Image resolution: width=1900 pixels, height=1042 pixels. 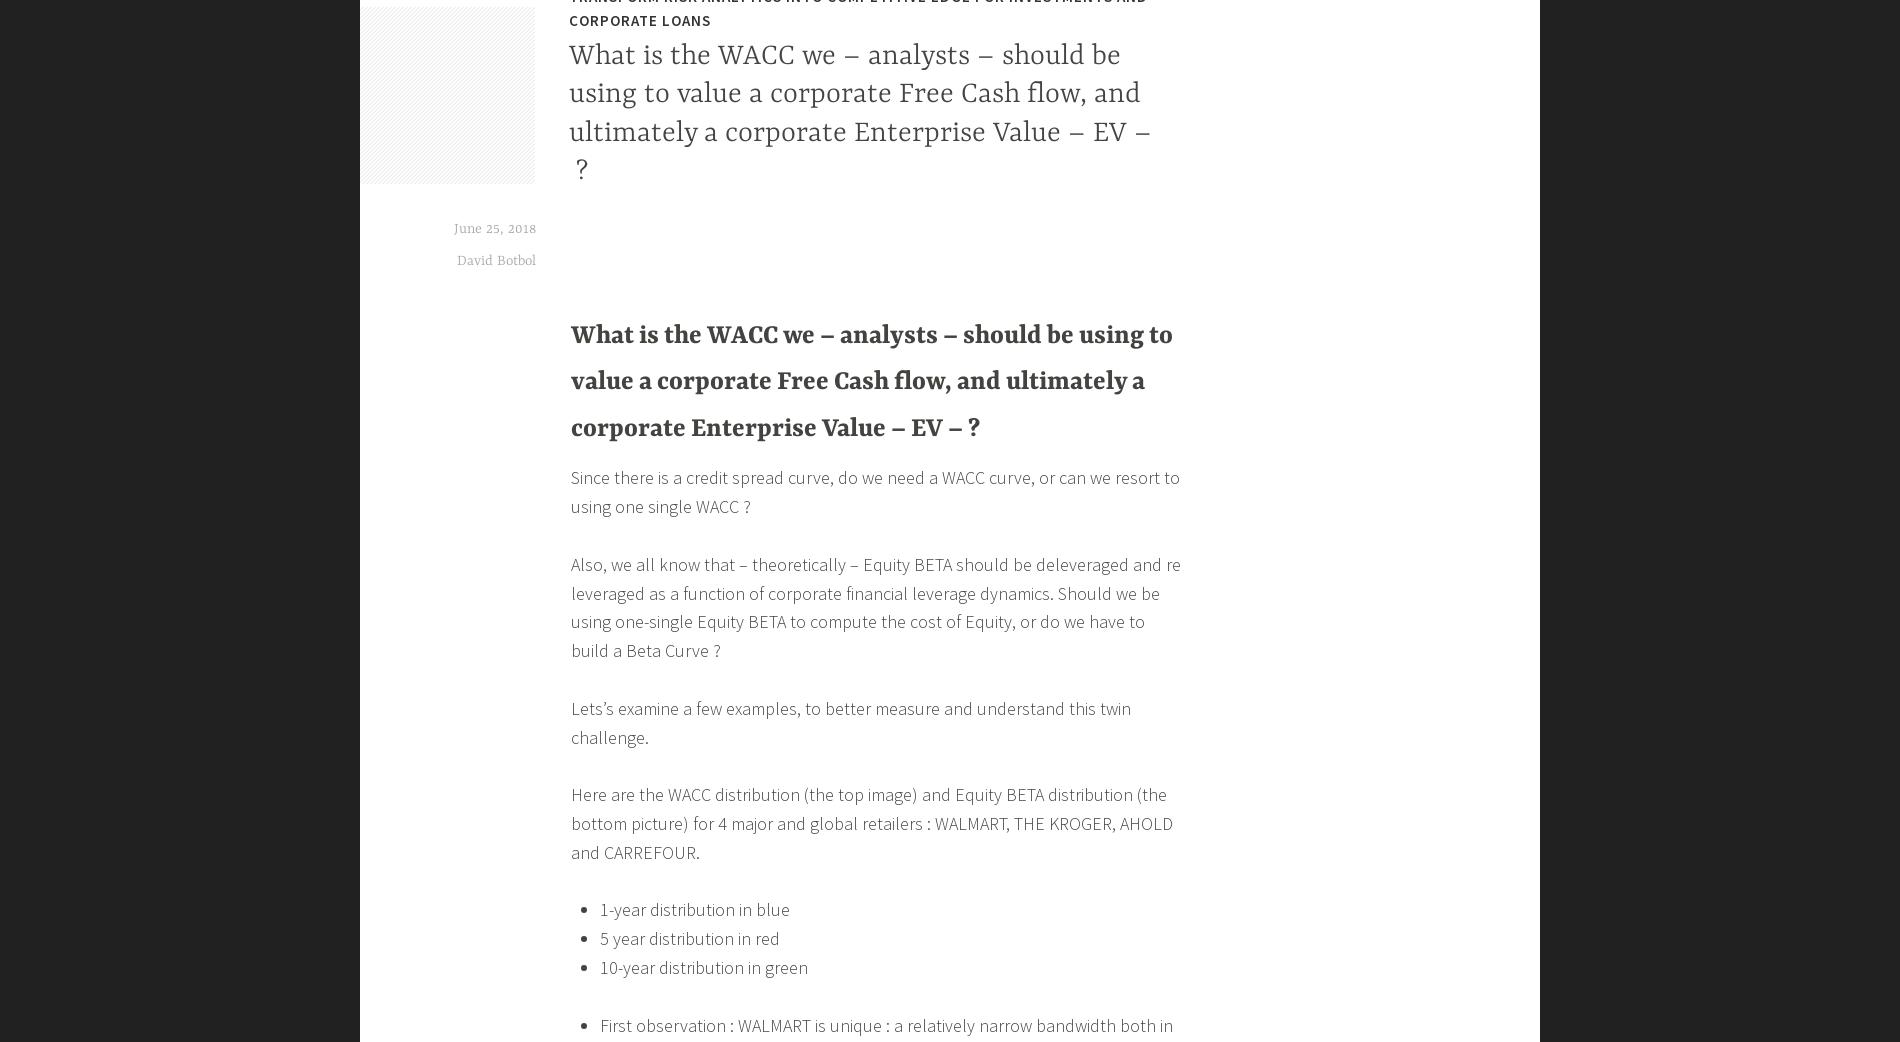 I want to click on '(required)', so click(x=650, y=24).